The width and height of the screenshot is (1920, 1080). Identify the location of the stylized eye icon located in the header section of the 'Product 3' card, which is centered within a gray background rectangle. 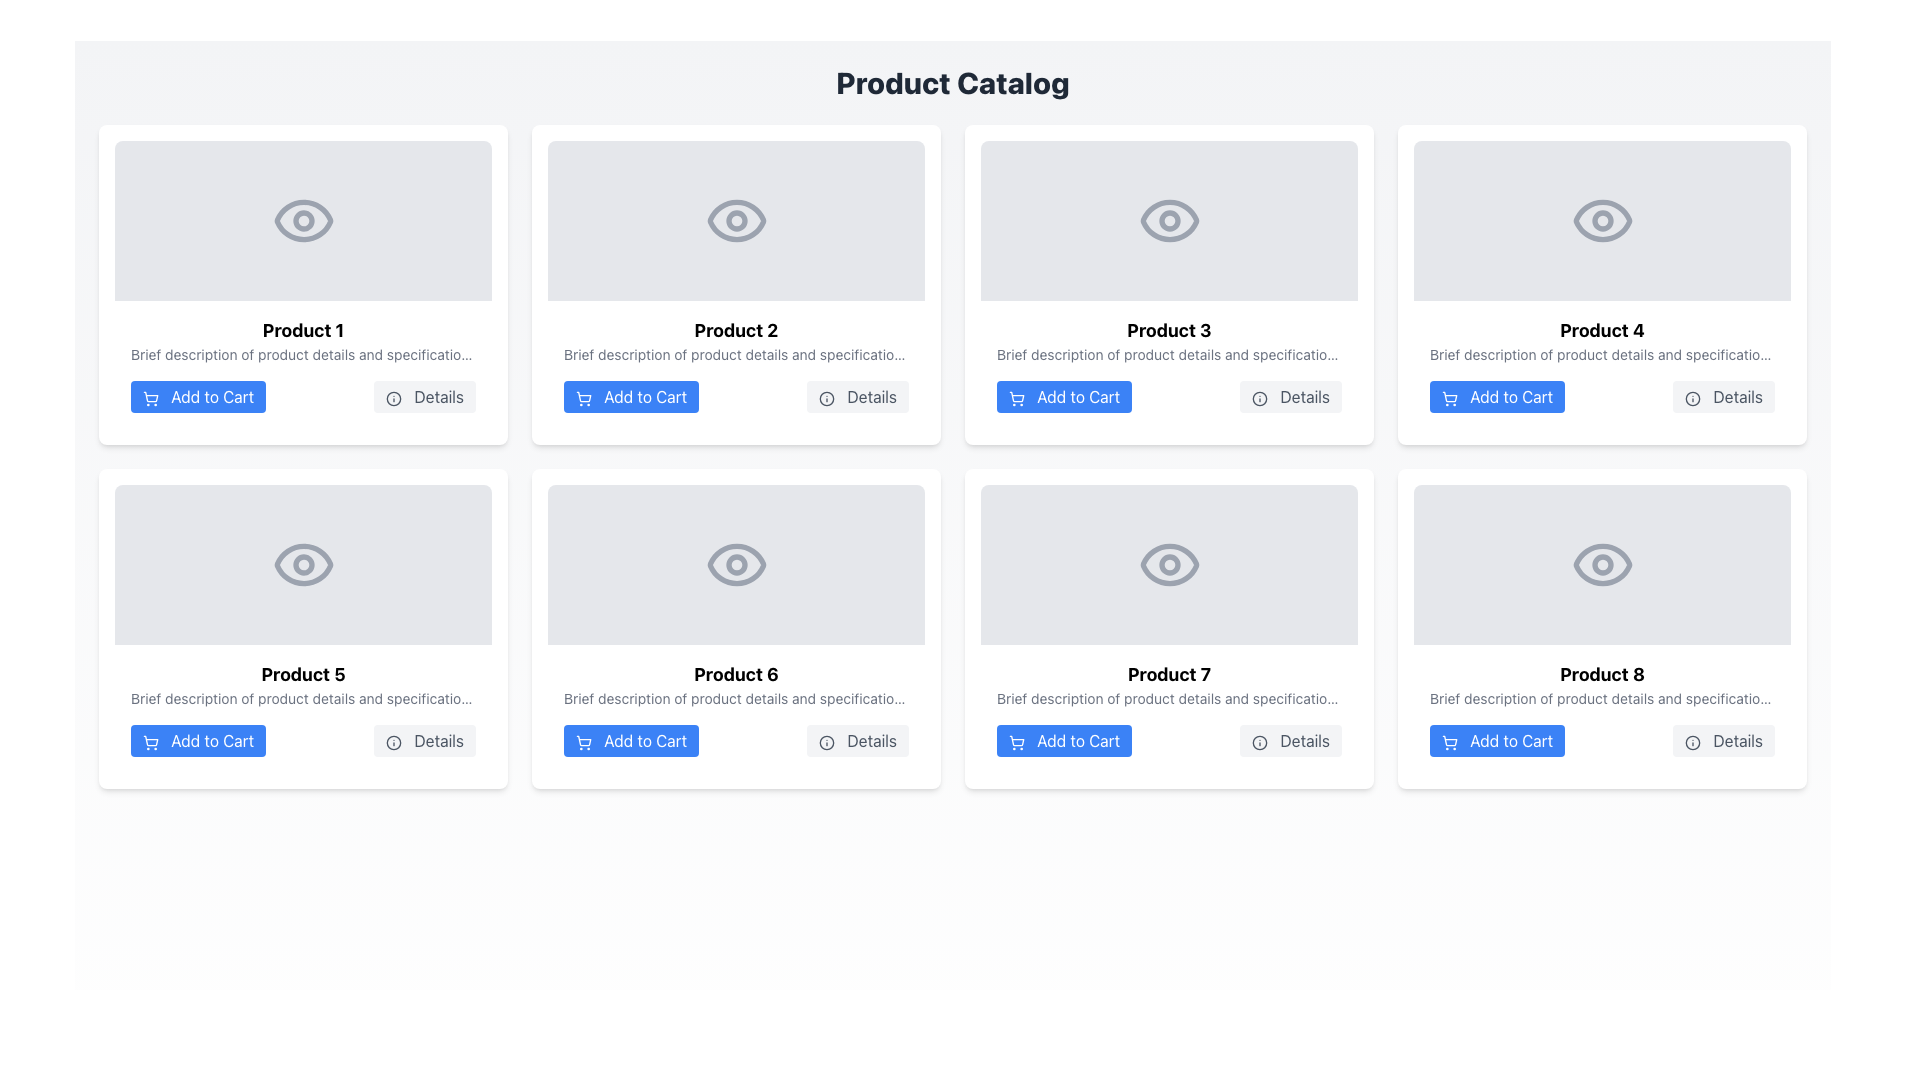
(1169, 220).